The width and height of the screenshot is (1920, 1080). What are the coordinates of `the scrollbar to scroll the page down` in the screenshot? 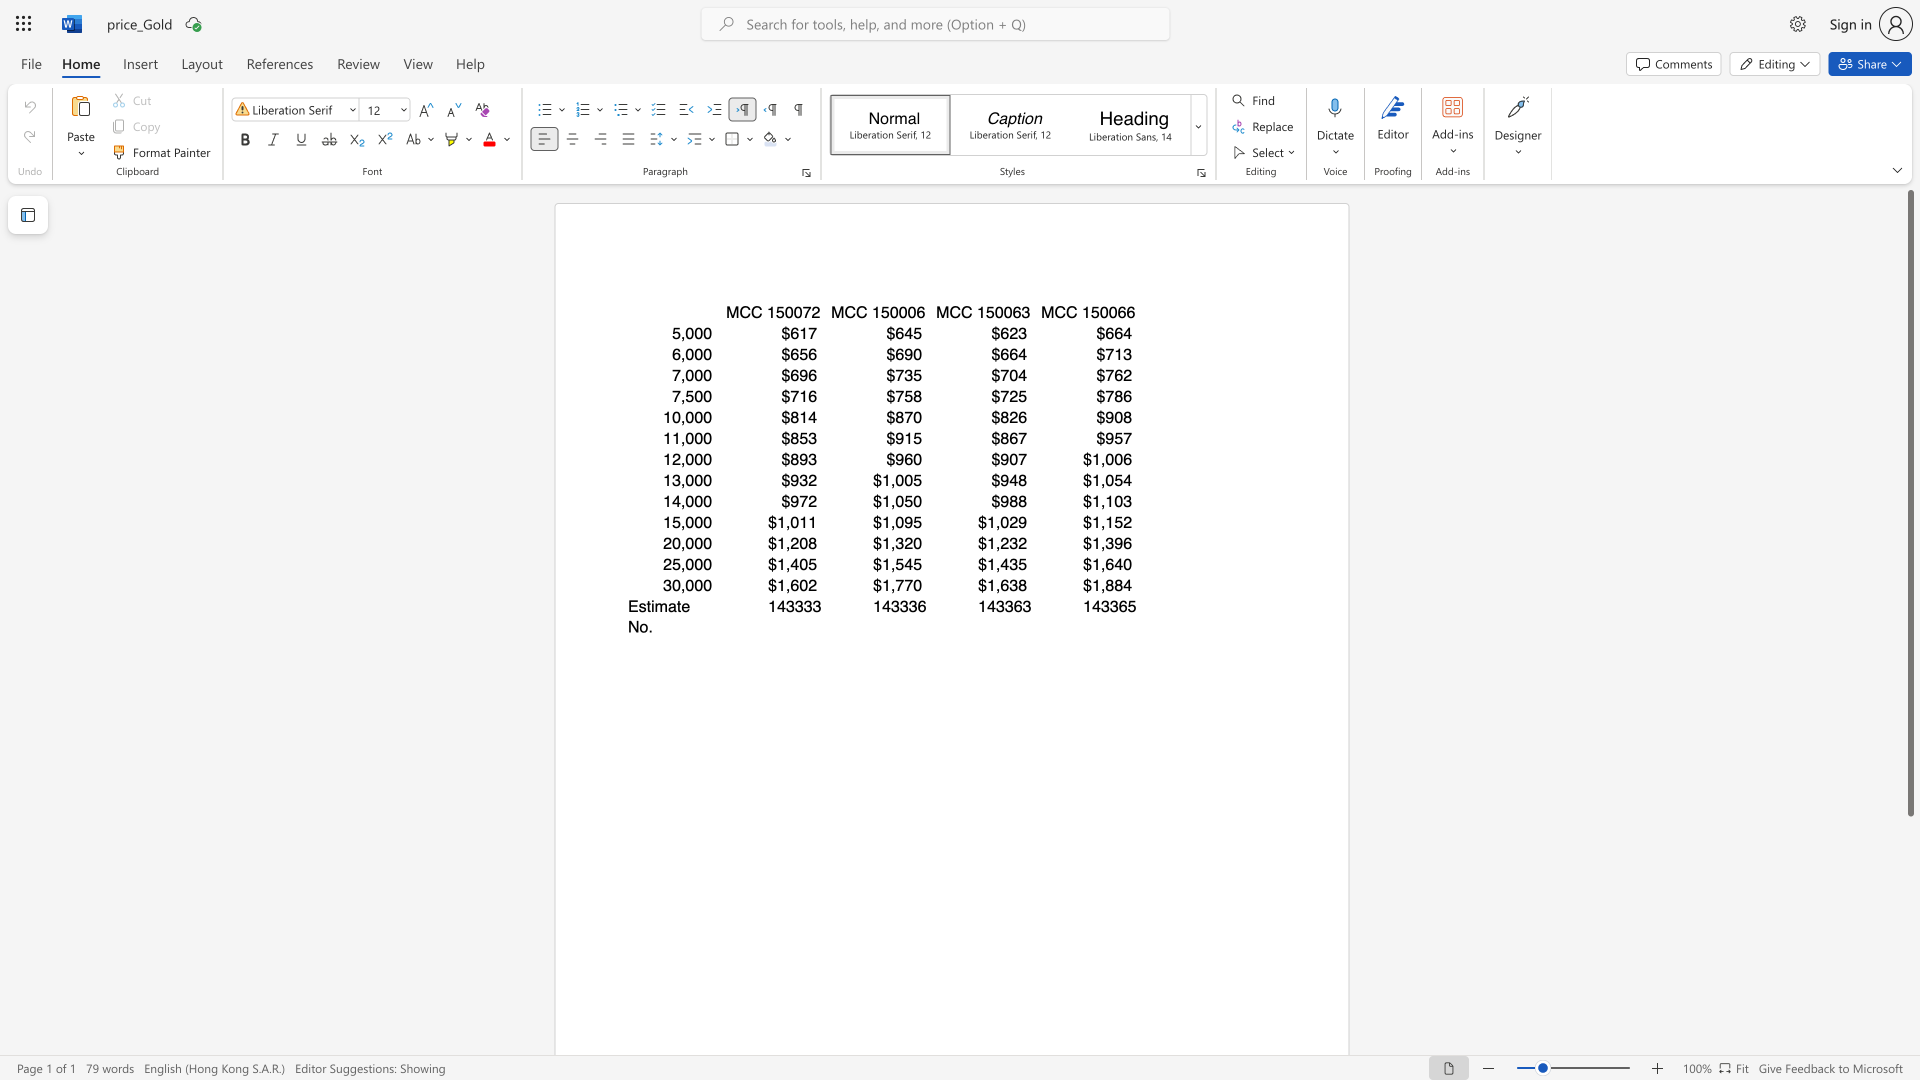 It's located at (1909, 829).